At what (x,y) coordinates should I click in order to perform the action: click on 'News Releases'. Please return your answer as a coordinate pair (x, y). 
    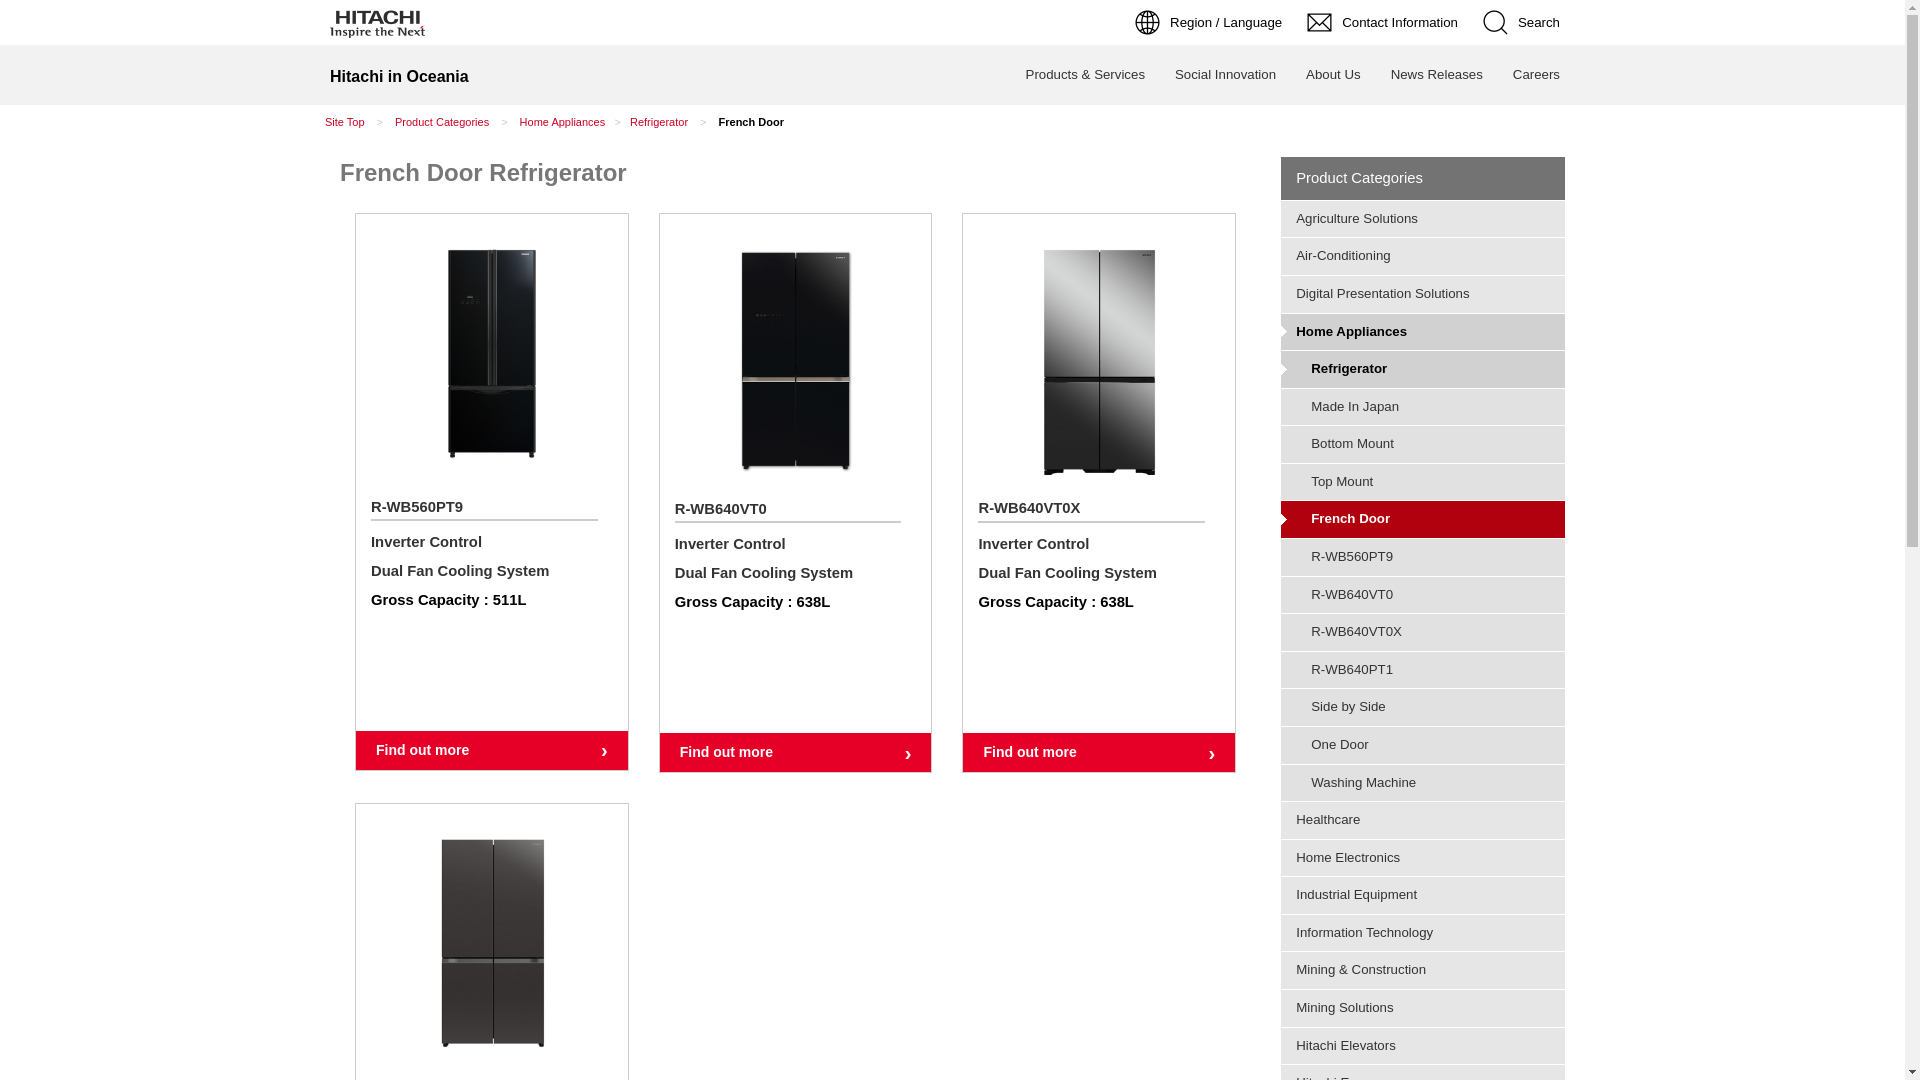
    Looking at the image, I should click on (1435, 73).